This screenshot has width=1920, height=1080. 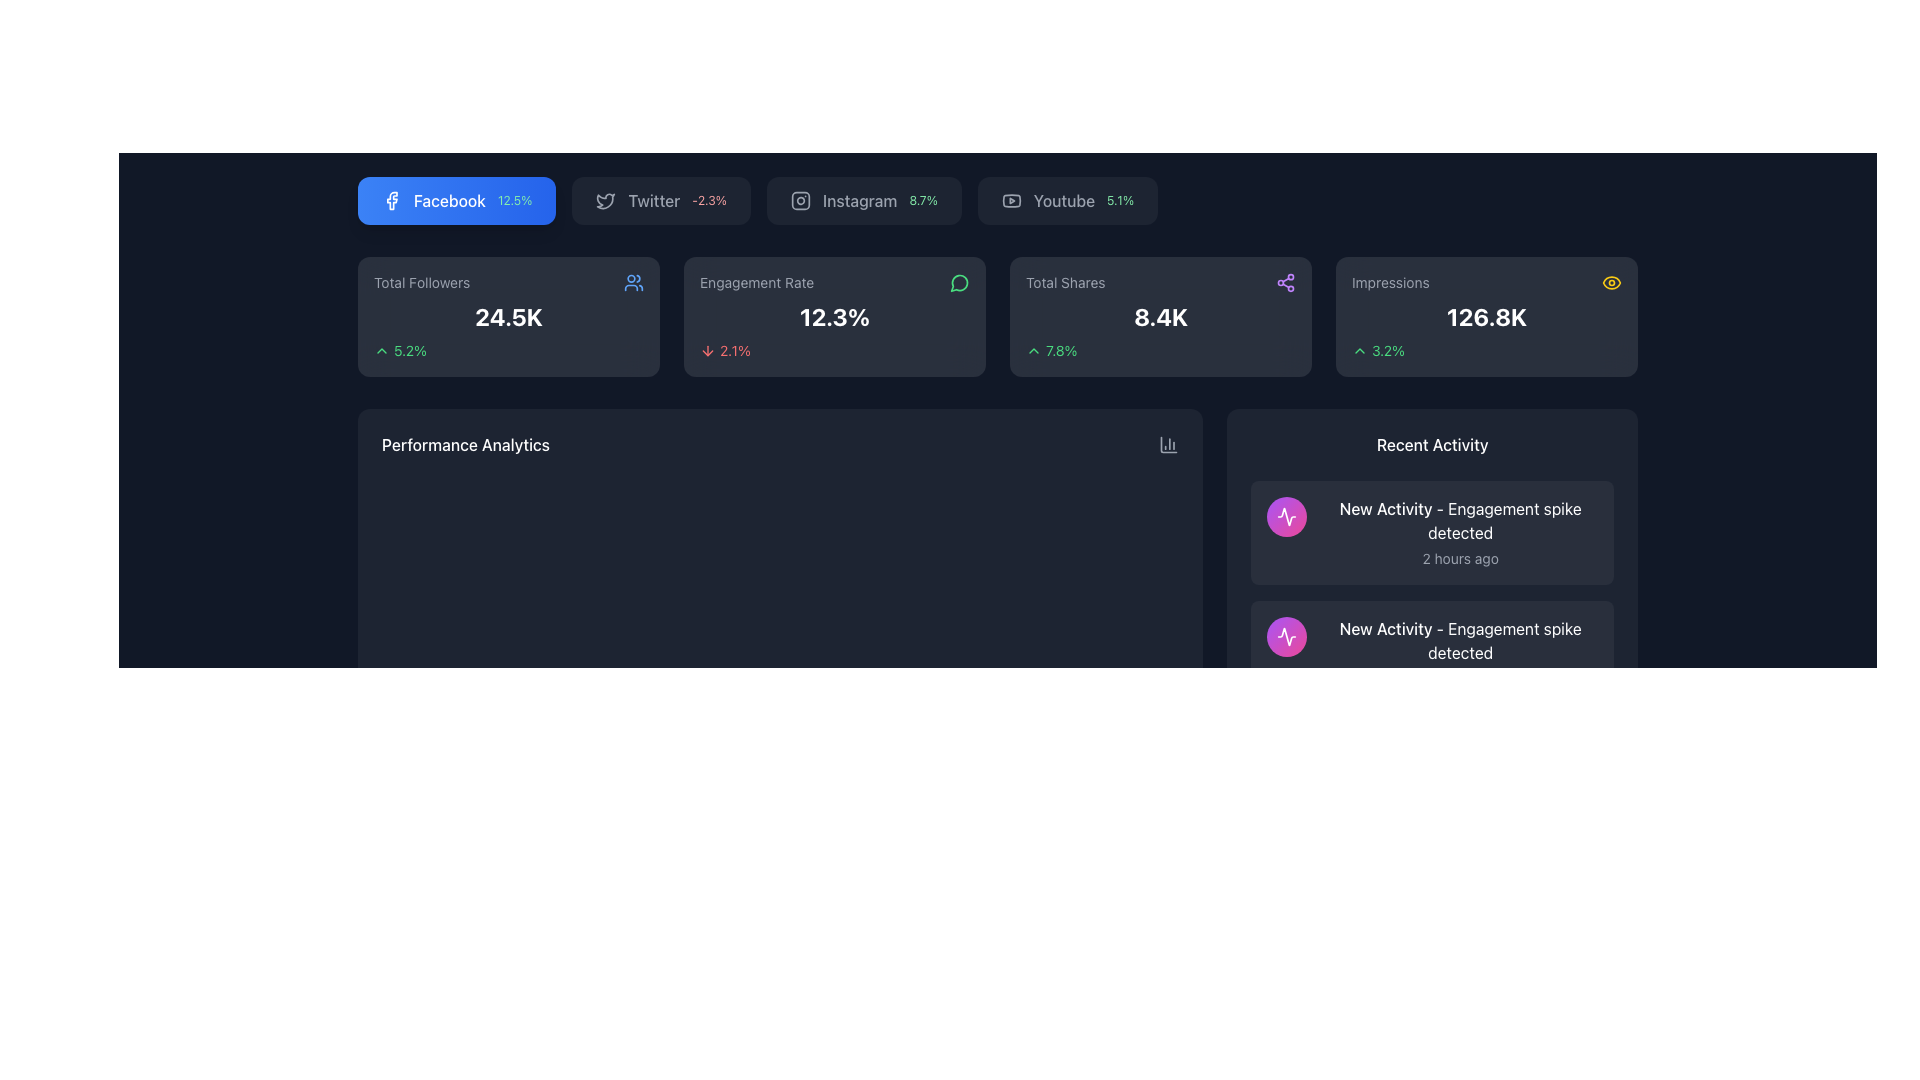 I want to click on the 'New Activity' text label, which is a static text element displayed in white on a dark background, located in the 'Recent Activity' section, above the descriptive text 'Engagement spike detected', so click(x=1385, y=508).